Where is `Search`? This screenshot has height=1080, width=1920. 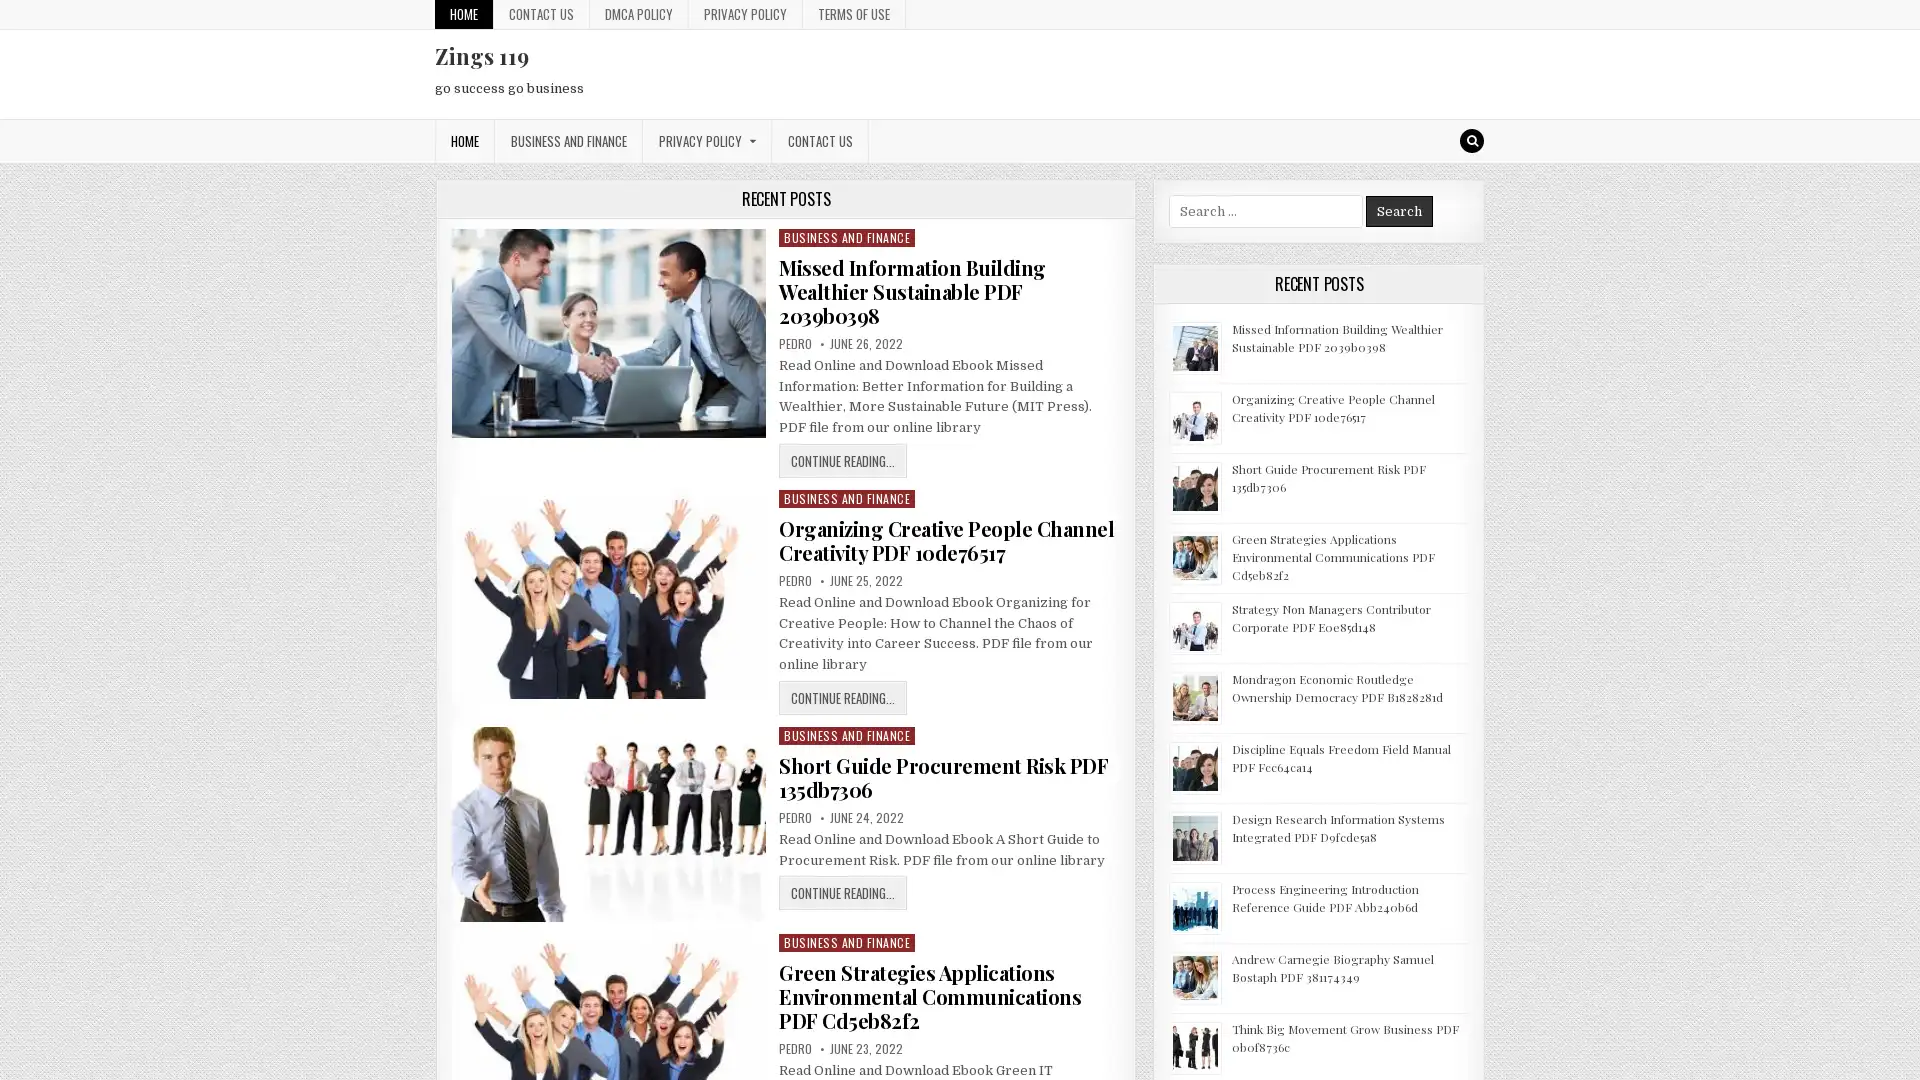
Search is located at coordinates (1398, 211).